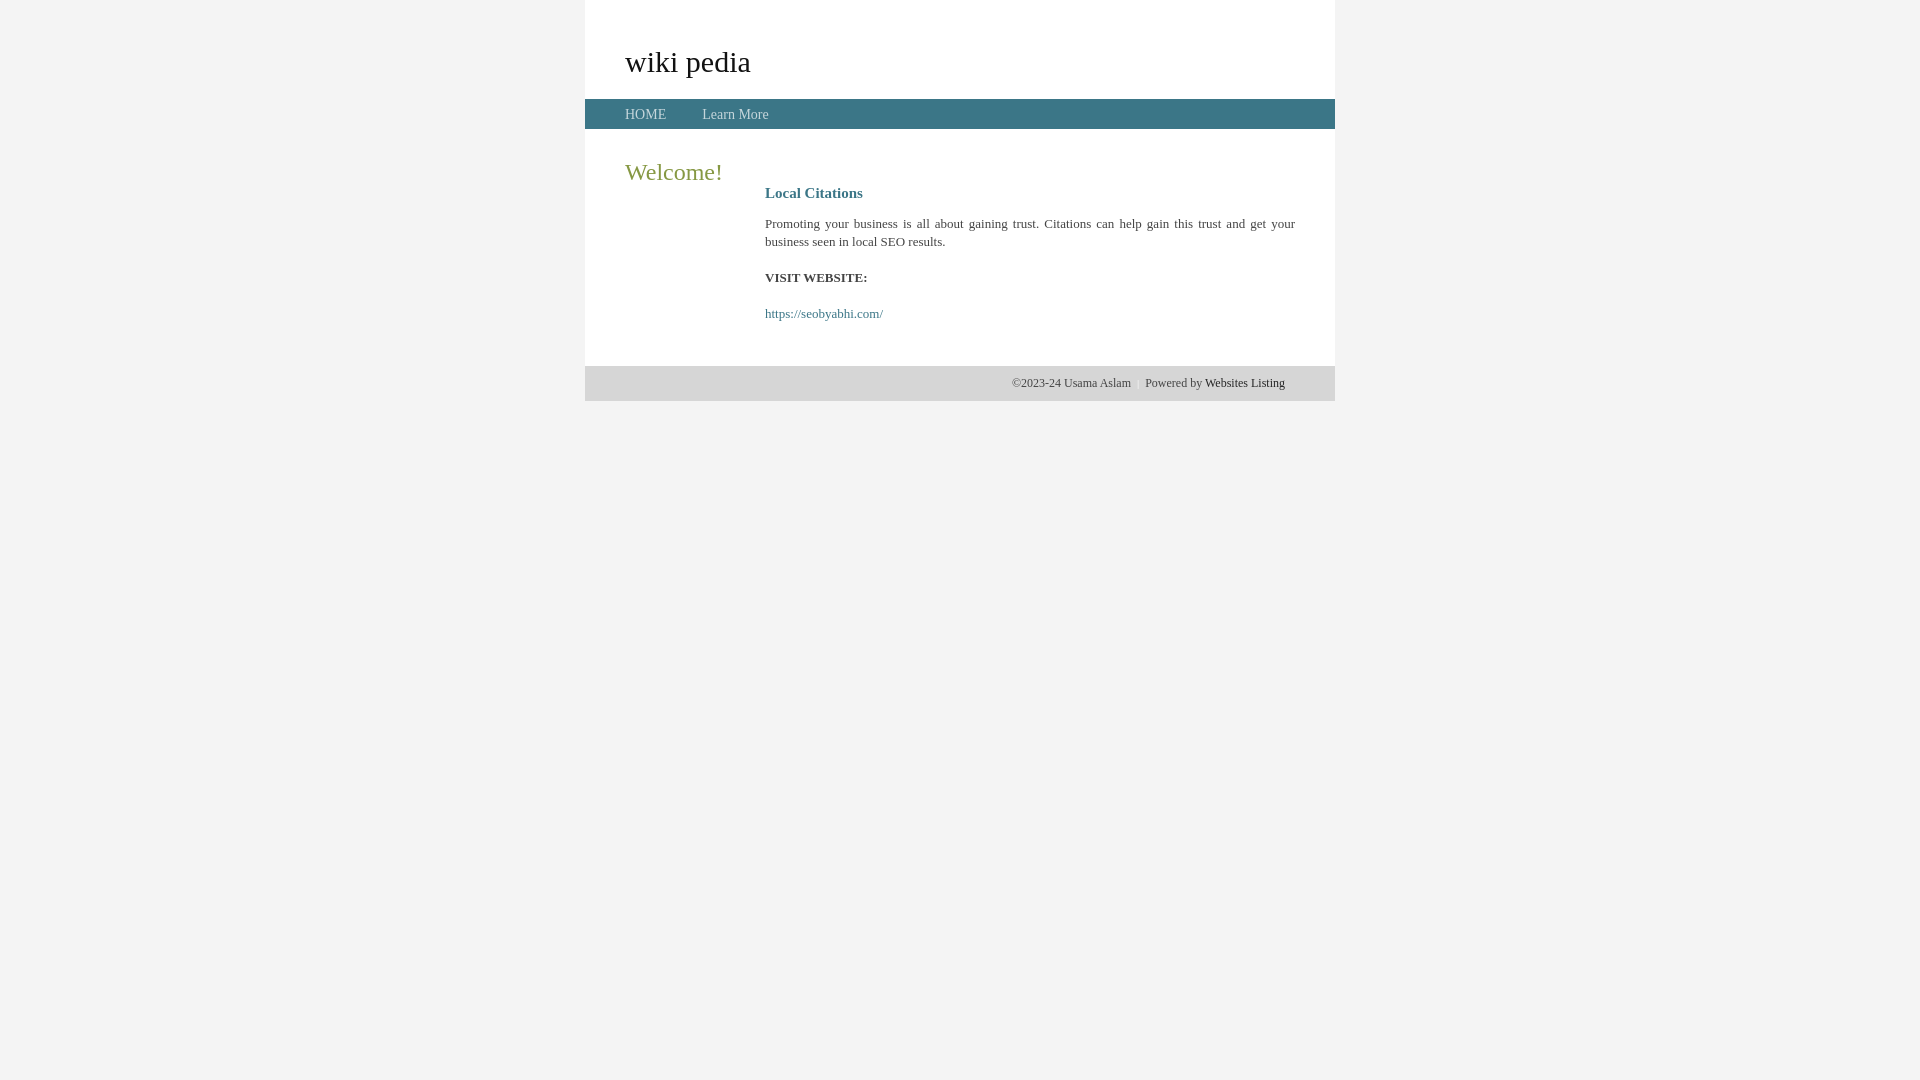 The height and width of the screenshot is (1080, 1920). I want to click on 'wiki pedia', so click(623, 60).